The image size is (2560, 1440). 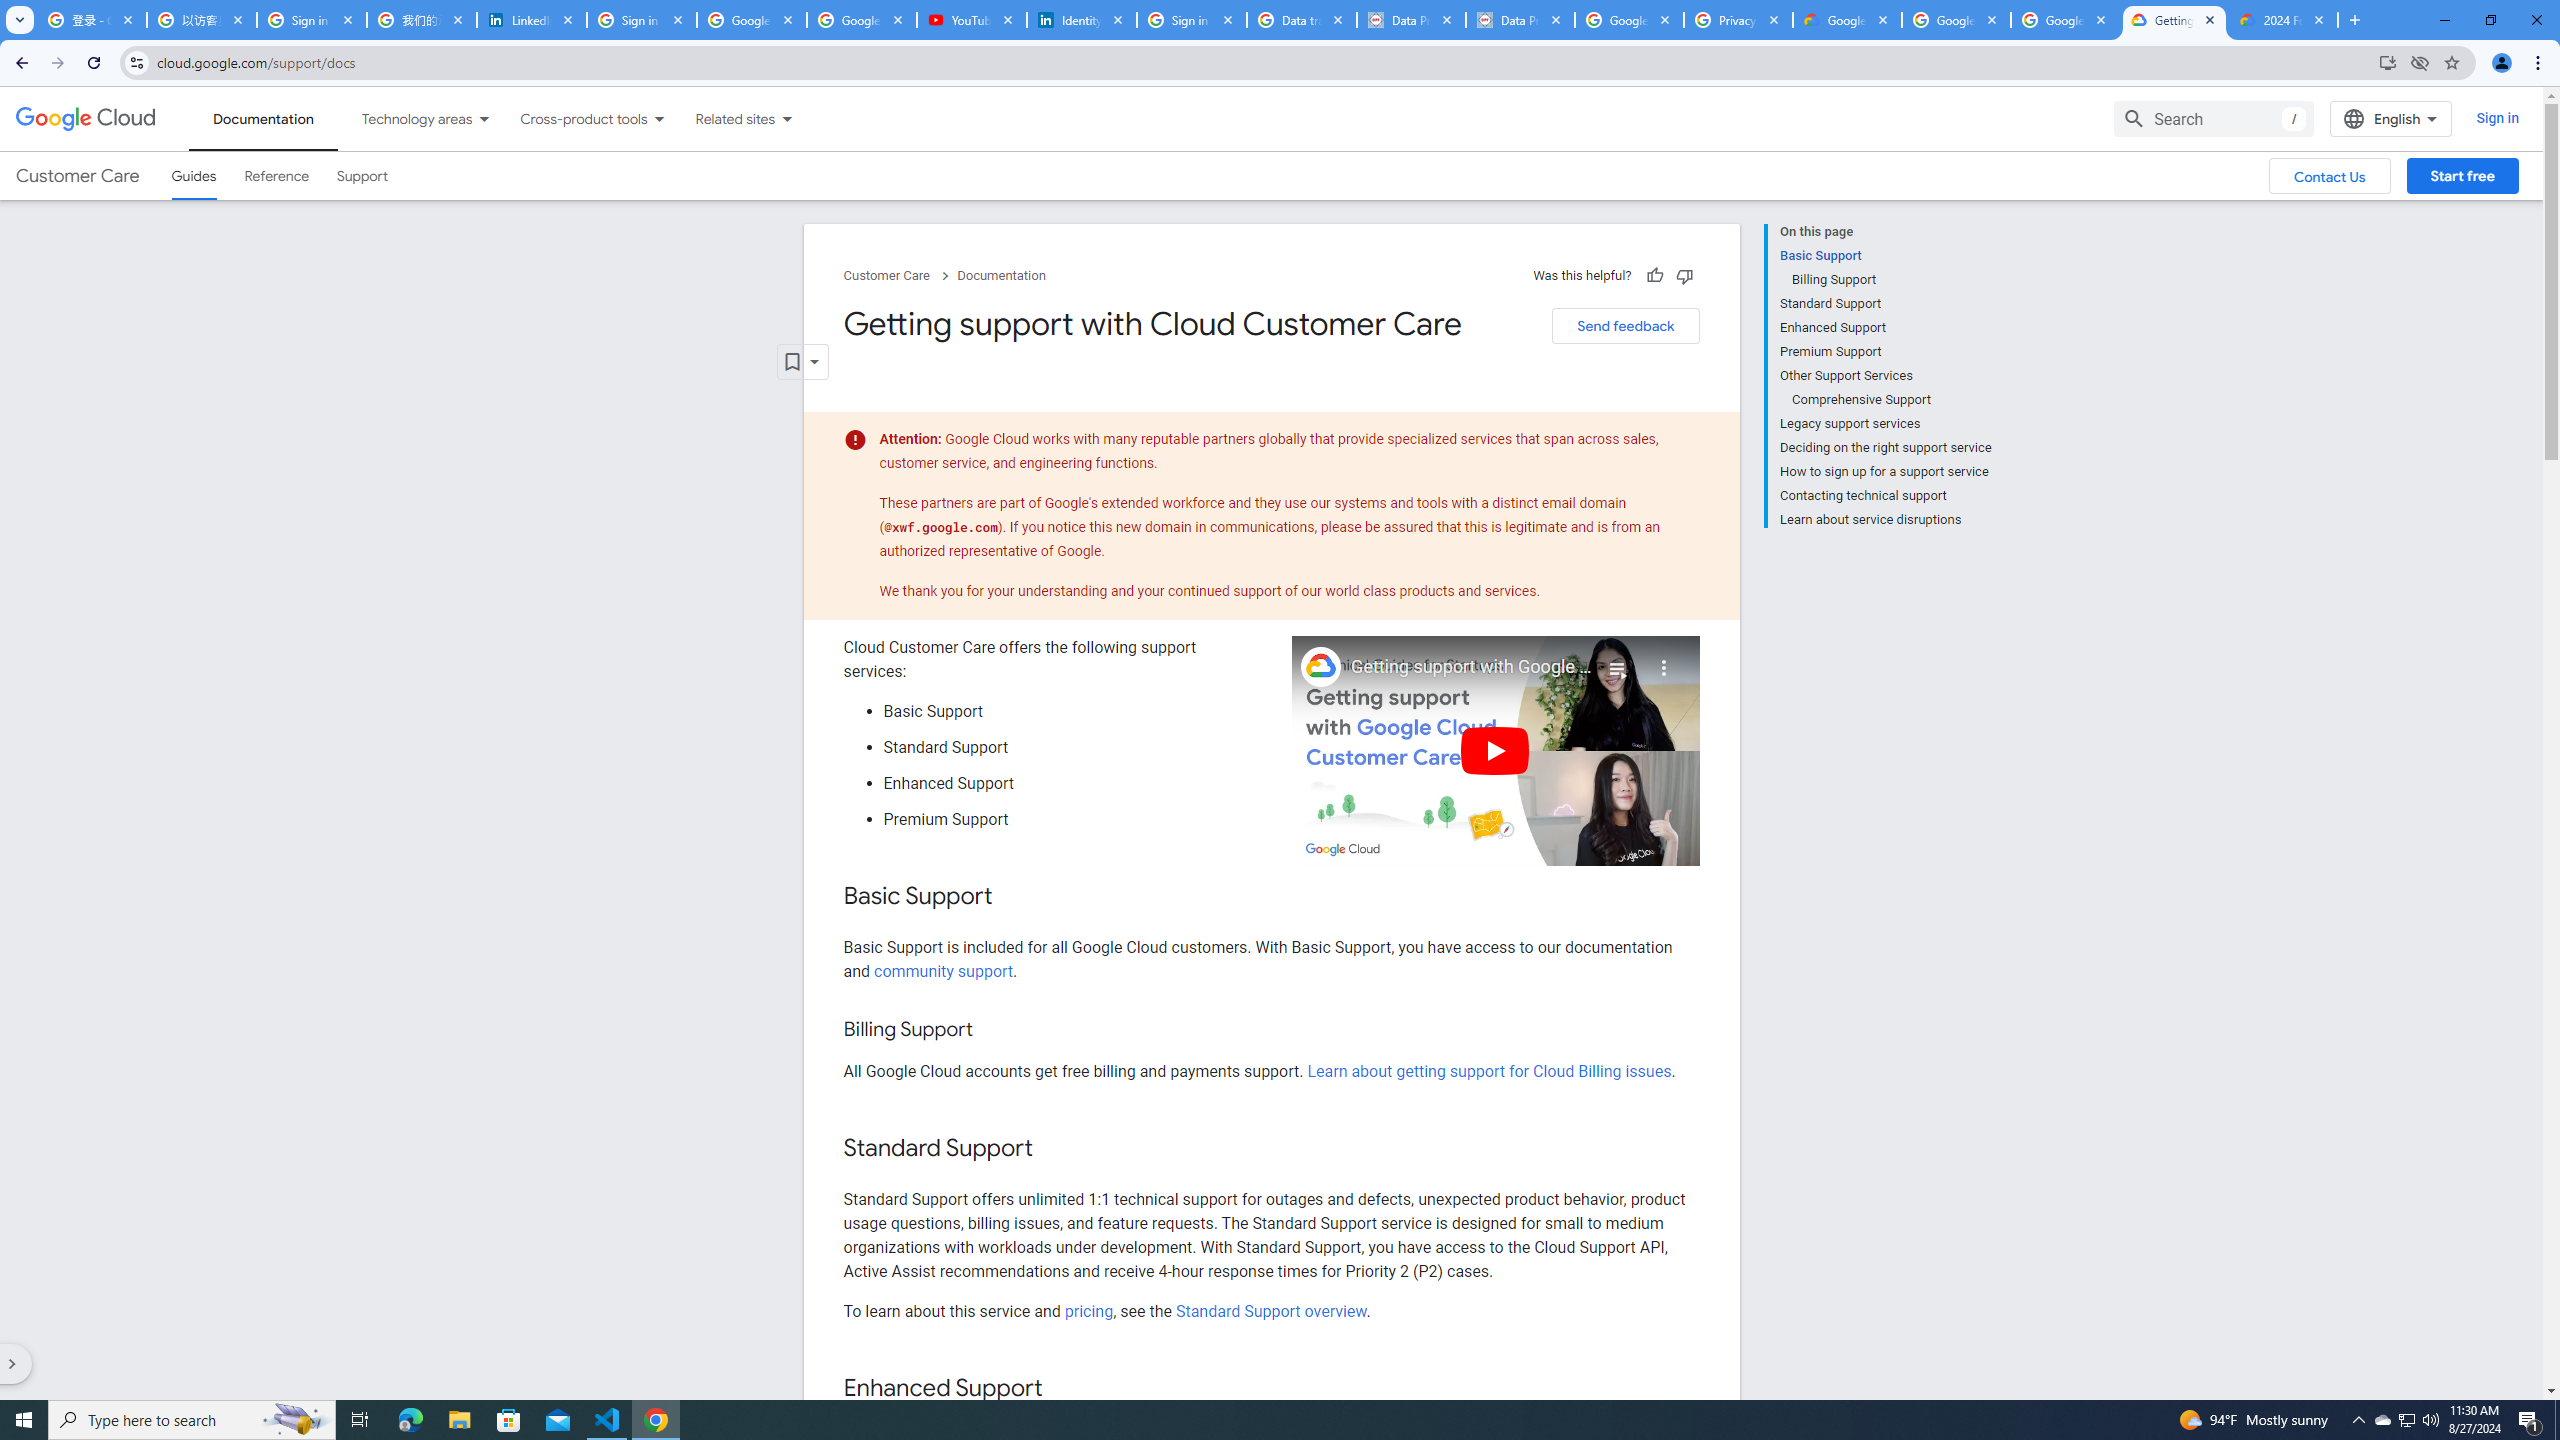 I want to click on 'Copy link to this section: Enhanced Support', so click(x=1061, y=1389).